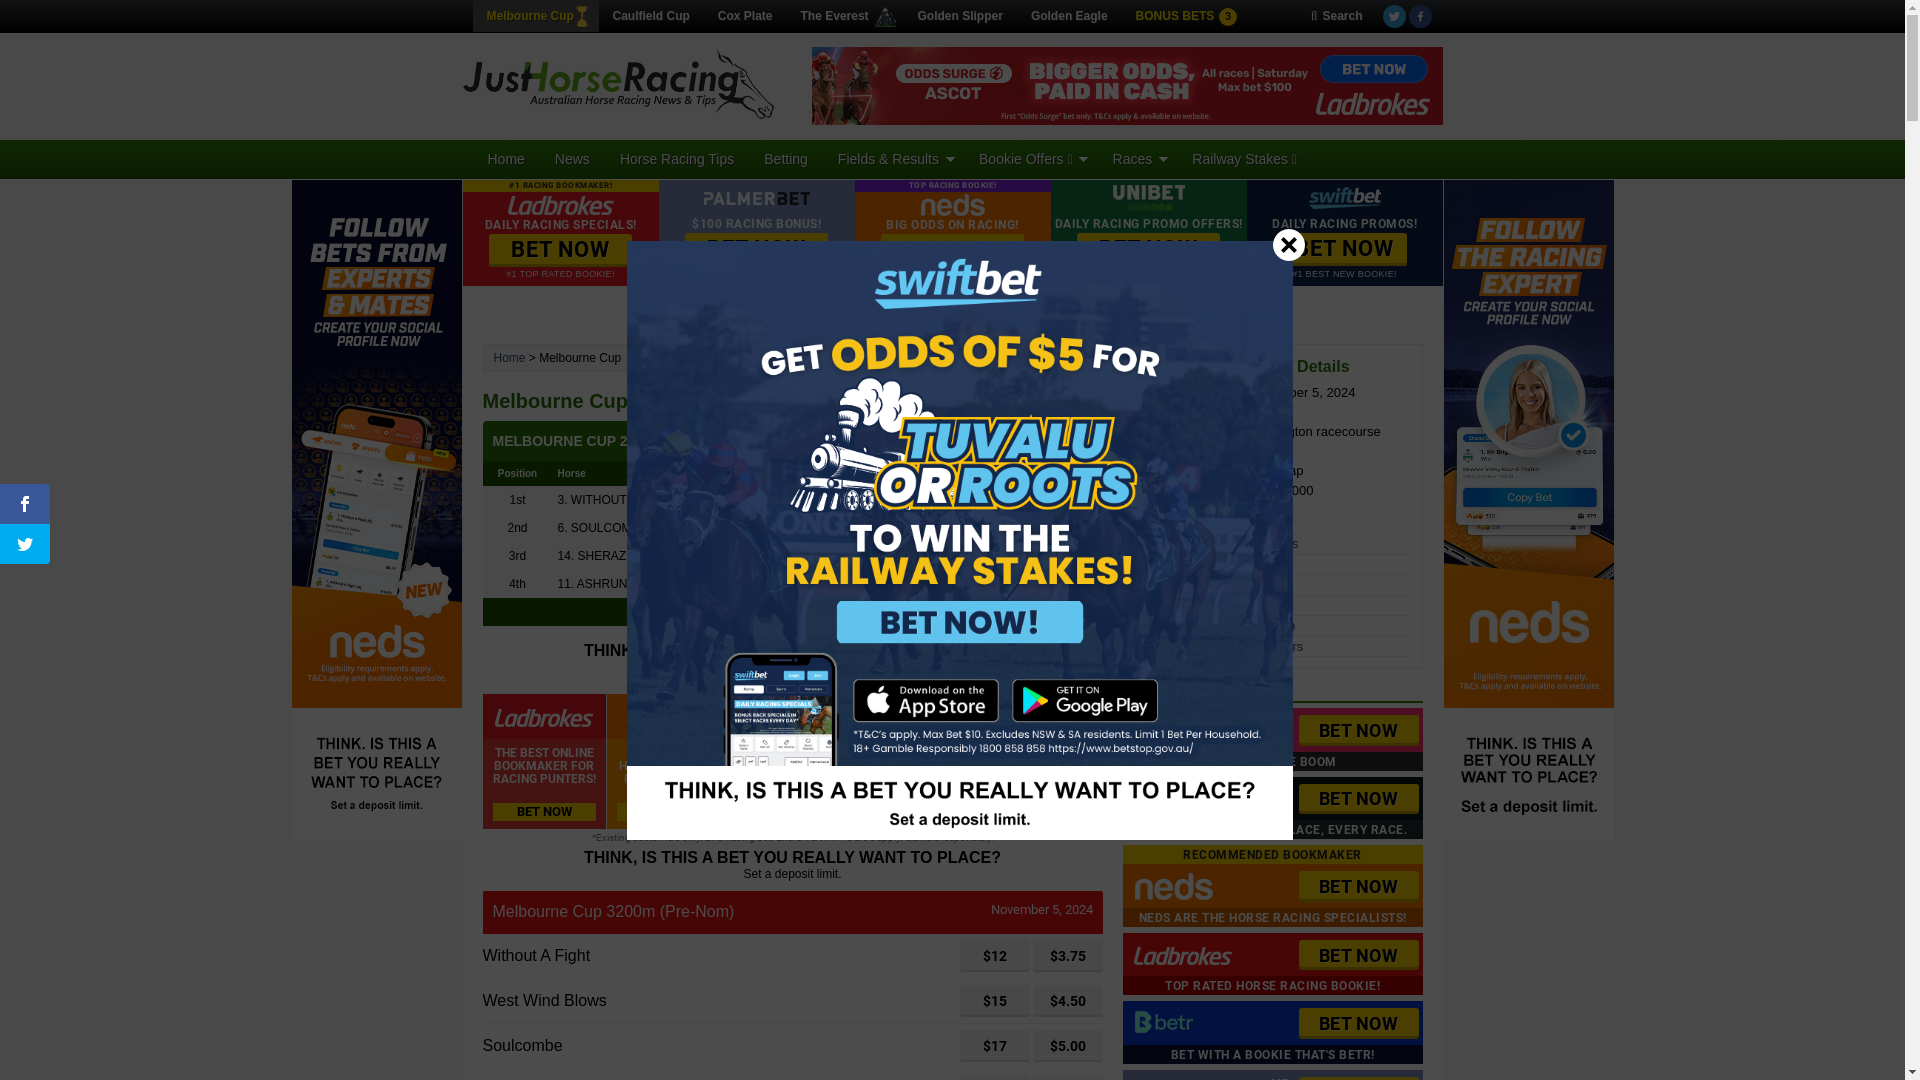 The image size is (1920, 1080). I want to click on '$15', so click(994, 1001).